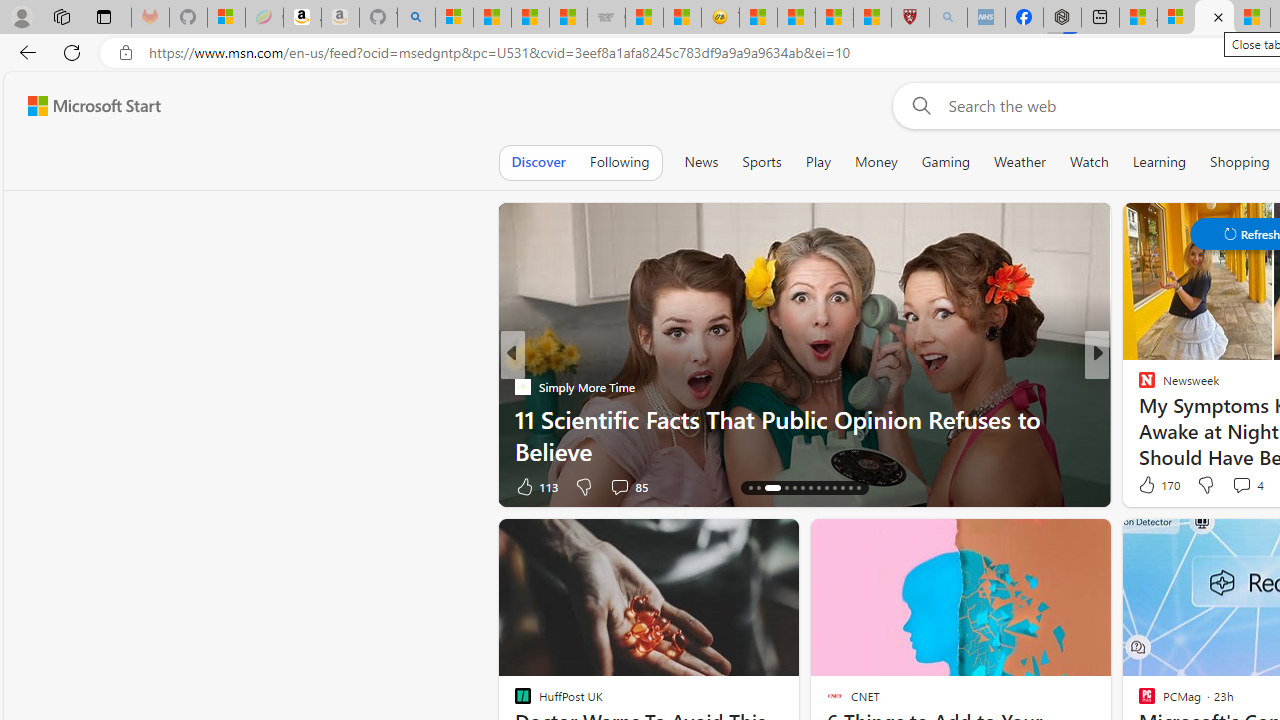 The image size is (1280, 720). What do you see at coordinates (1239, 161) in the screenshot?
I see `'Shopping'` at bounding box center [1239, 161].